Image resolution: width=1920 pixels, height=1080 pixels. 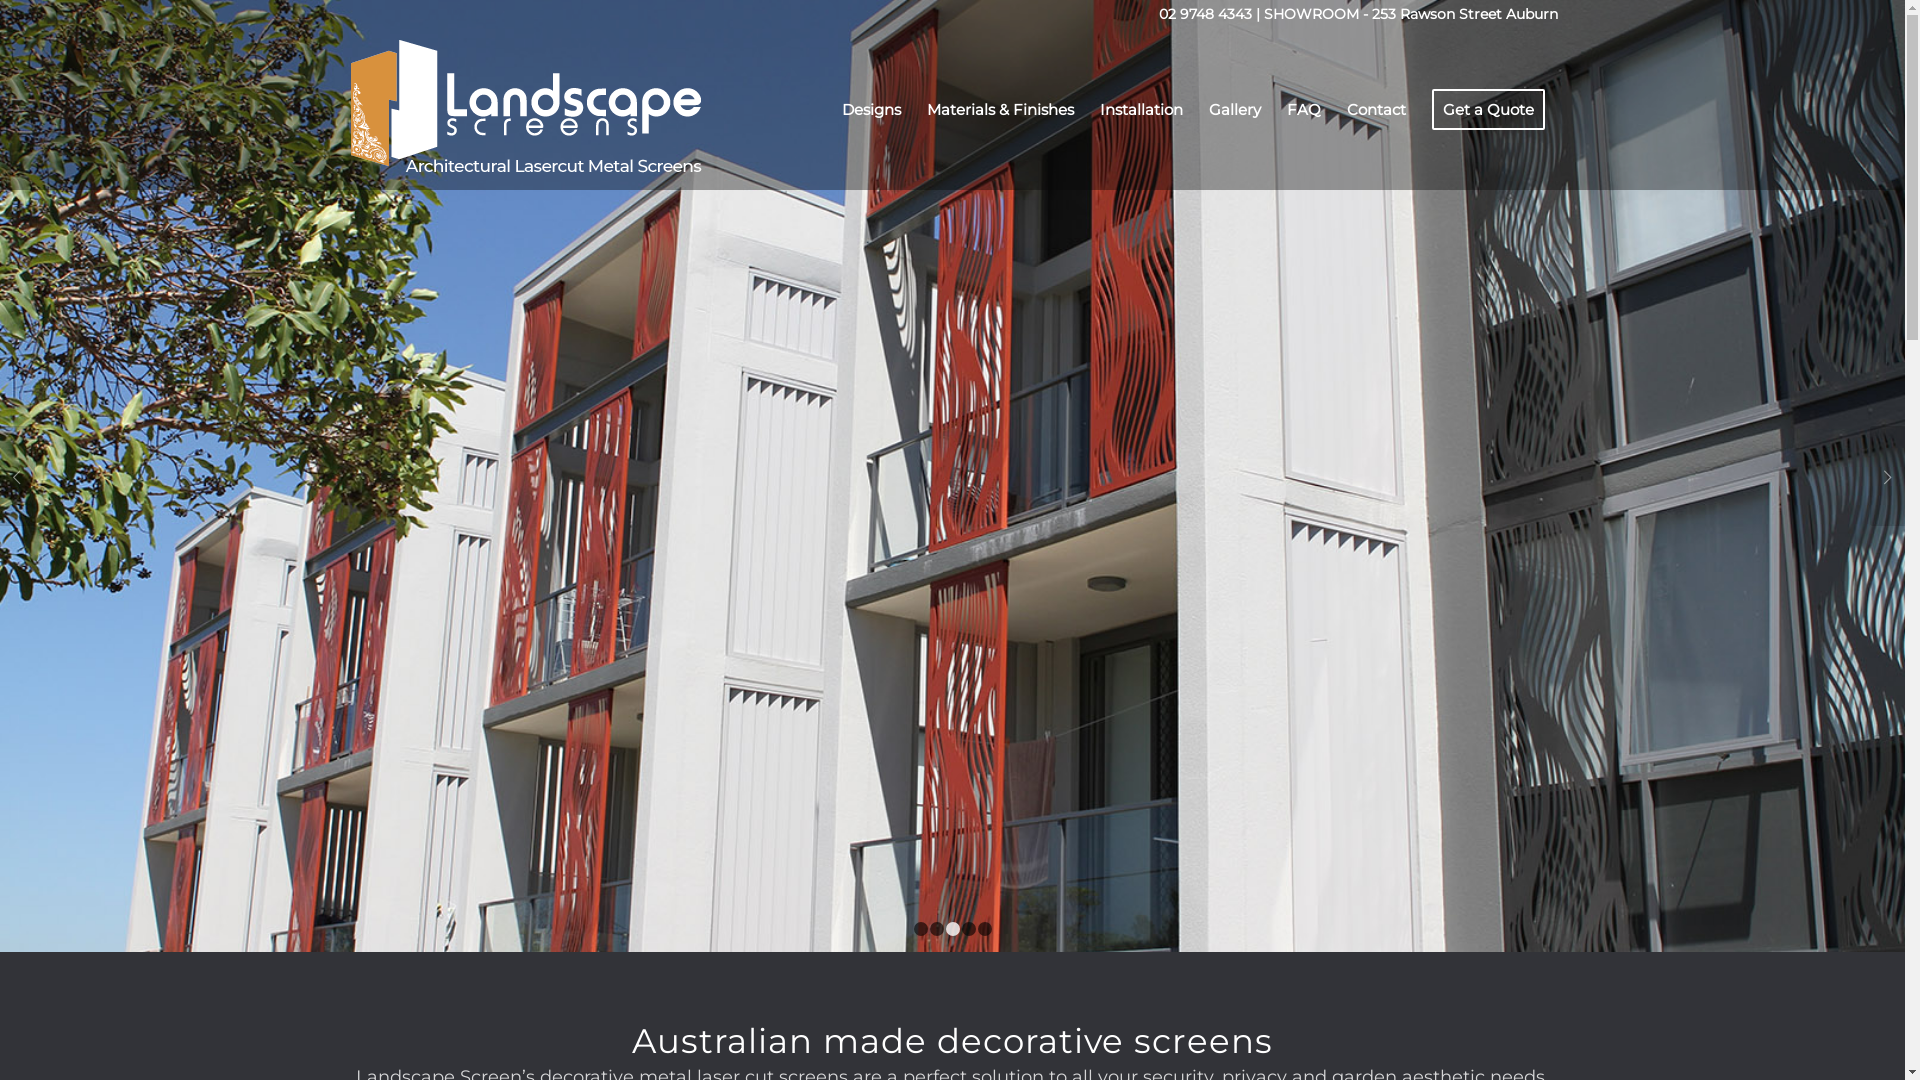 I want to click on 'Get a Quote', so click(x=1487, y=110).